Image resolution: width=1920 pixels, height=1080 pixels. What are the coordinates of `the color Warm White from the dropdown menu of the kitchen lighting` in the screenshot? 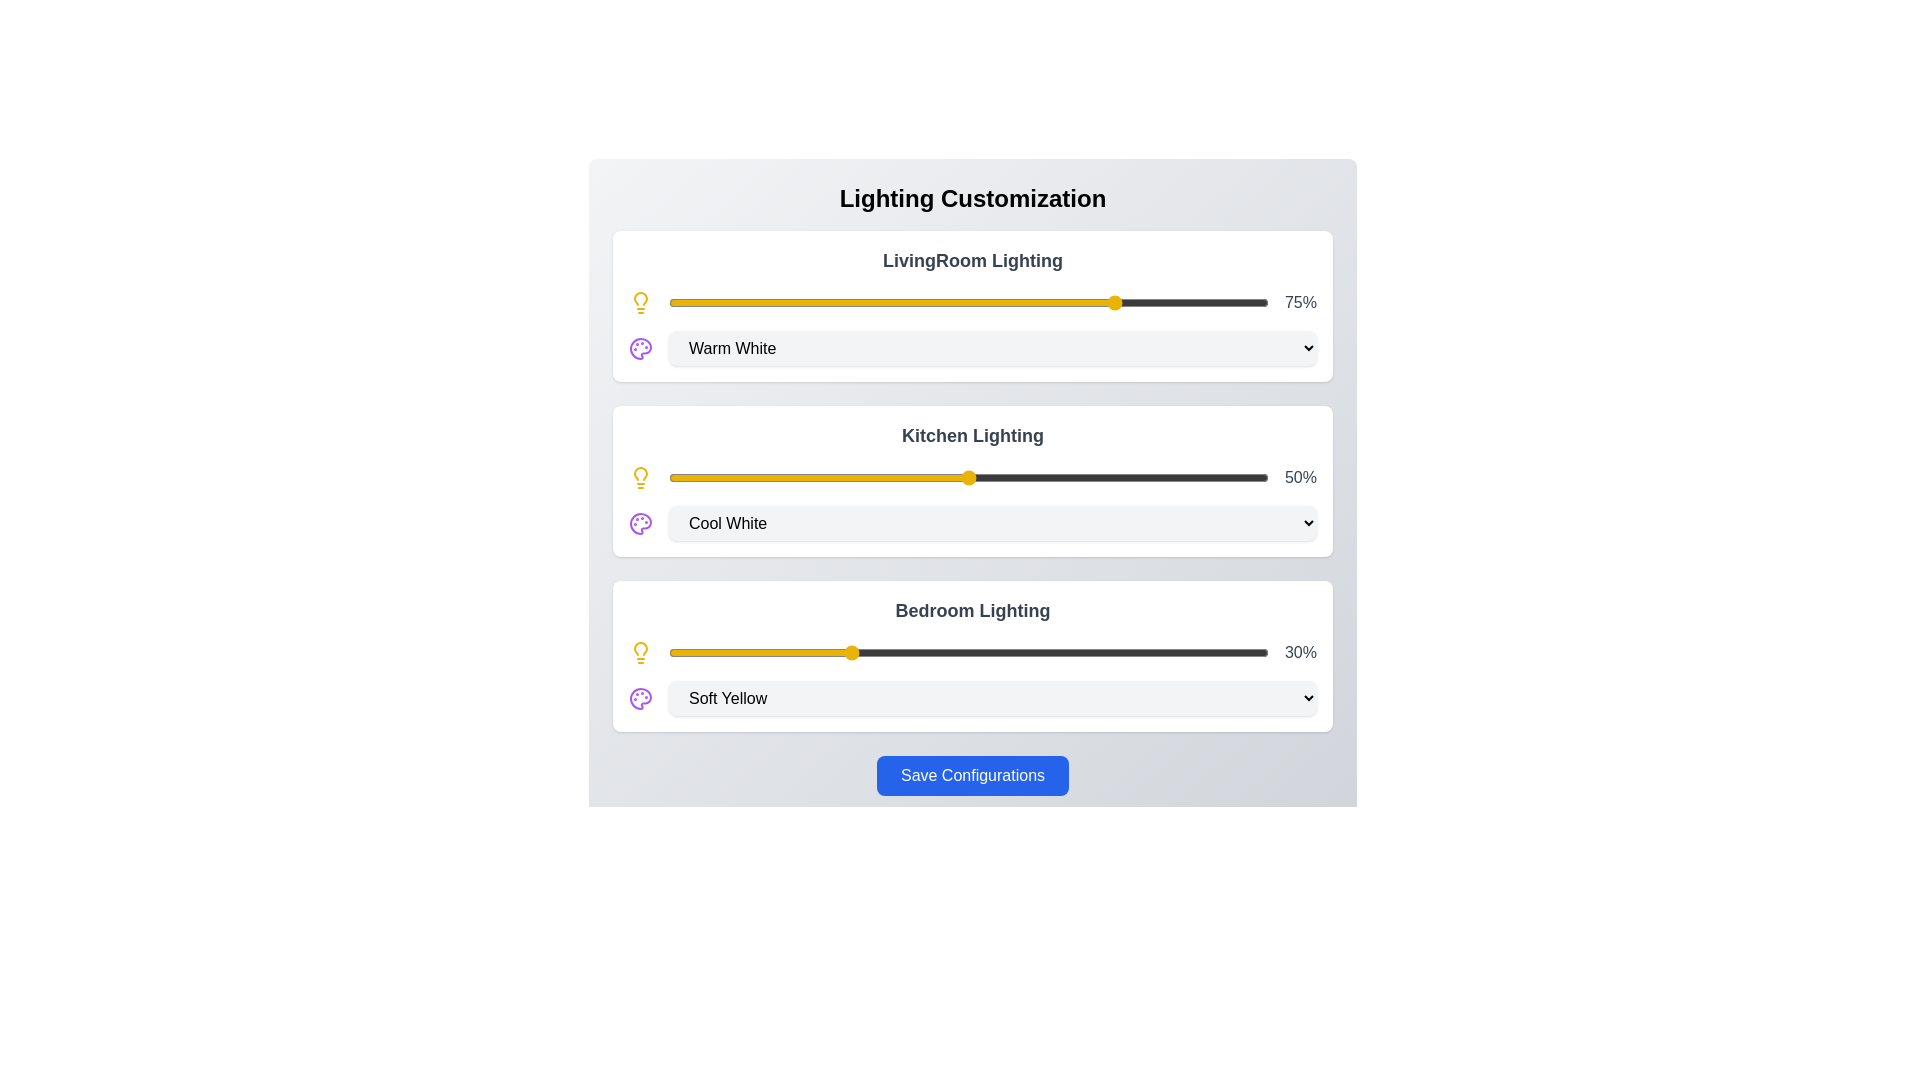 It's located at (993, 522).